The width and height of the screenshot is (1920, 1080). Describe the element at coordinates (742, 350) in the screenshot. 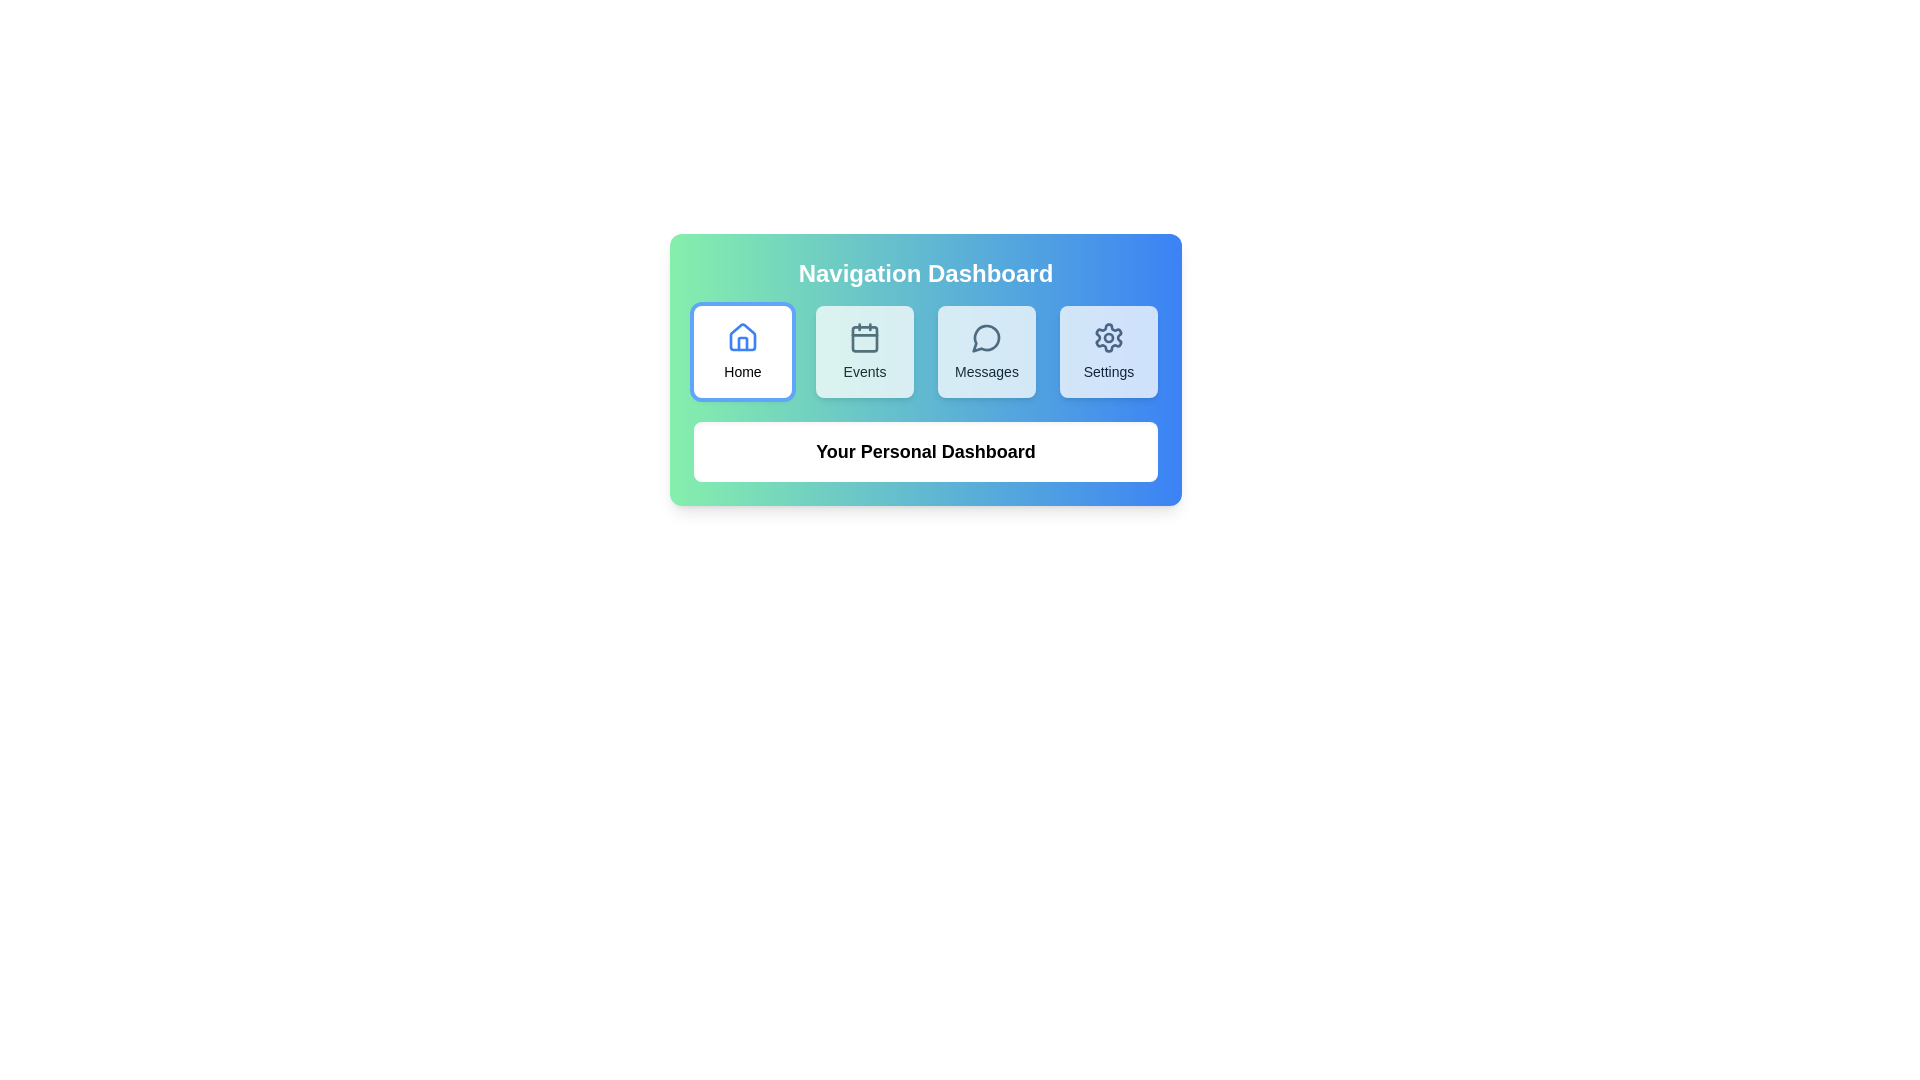

I see `the navigation button located in the top-left section of the grid layout` at that location.